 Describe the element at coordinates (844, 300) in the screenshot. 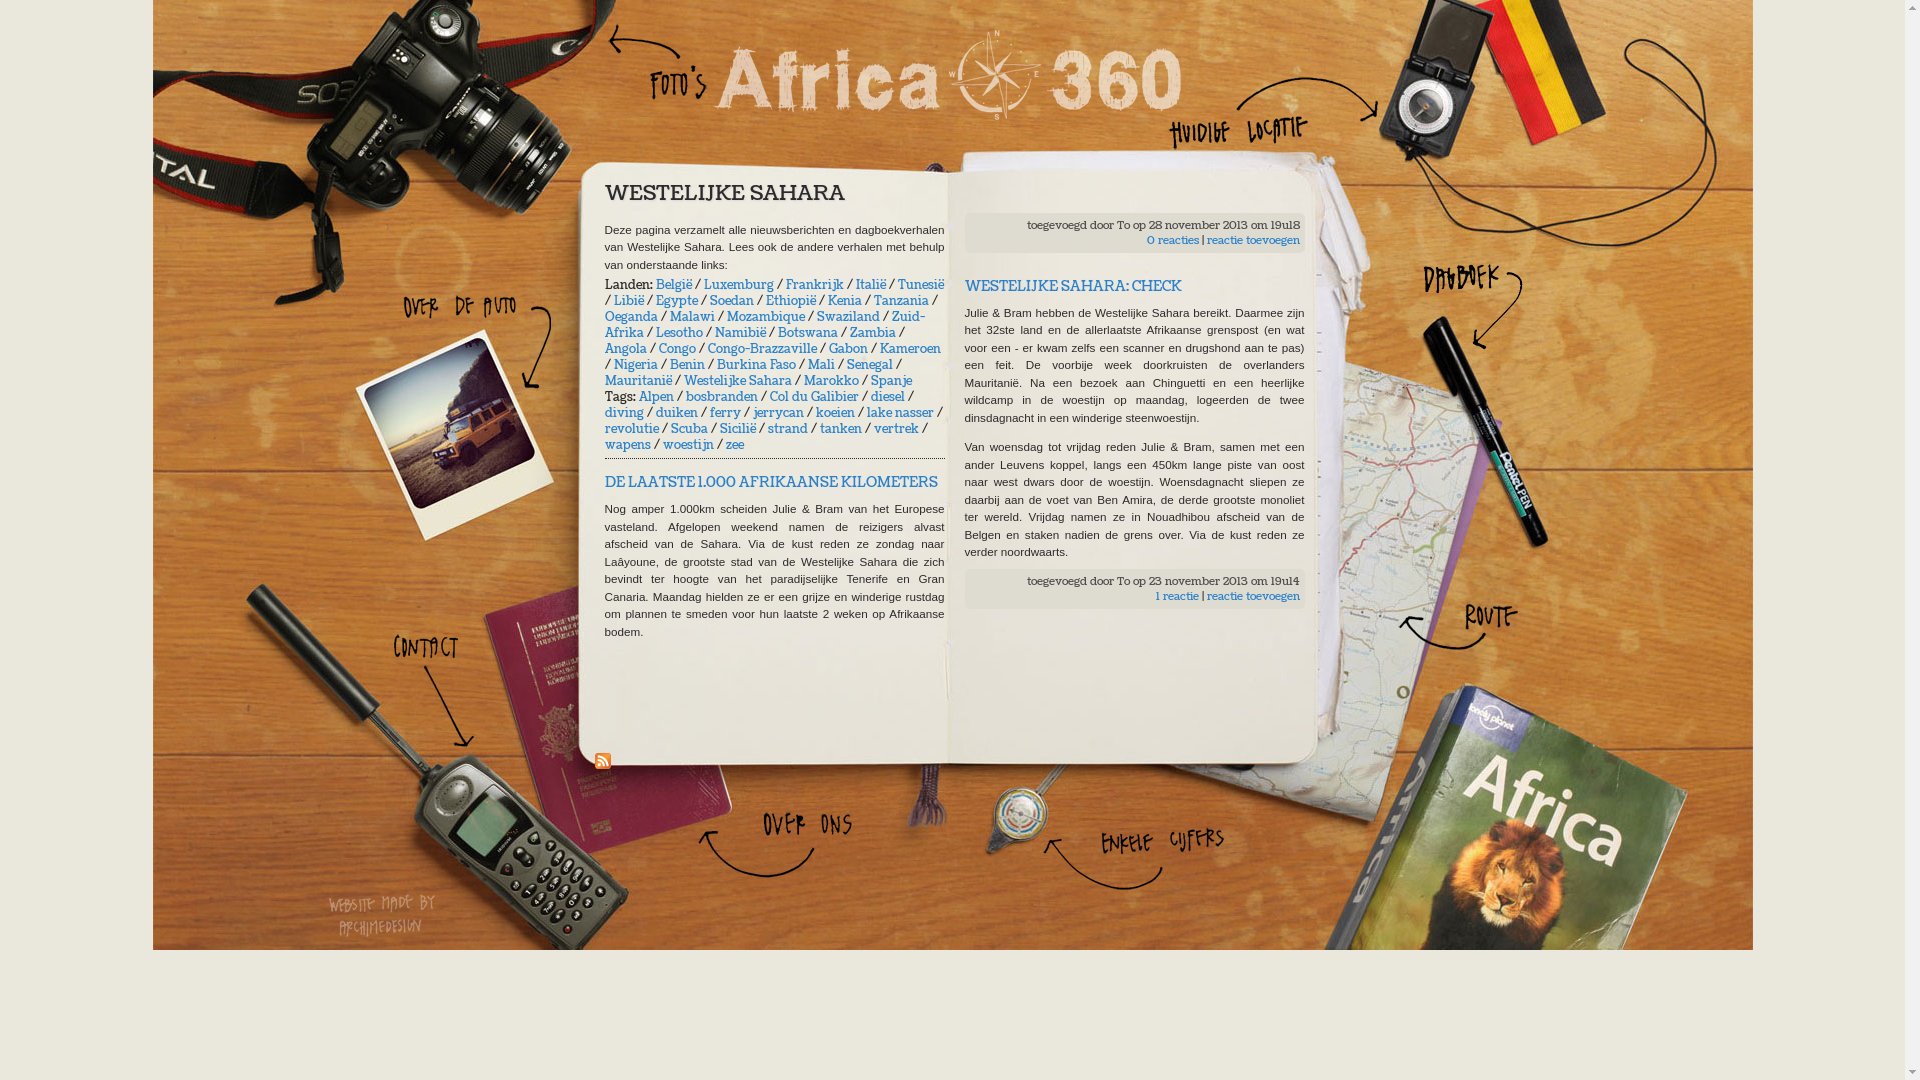

I see `'Kenia'` at that location.